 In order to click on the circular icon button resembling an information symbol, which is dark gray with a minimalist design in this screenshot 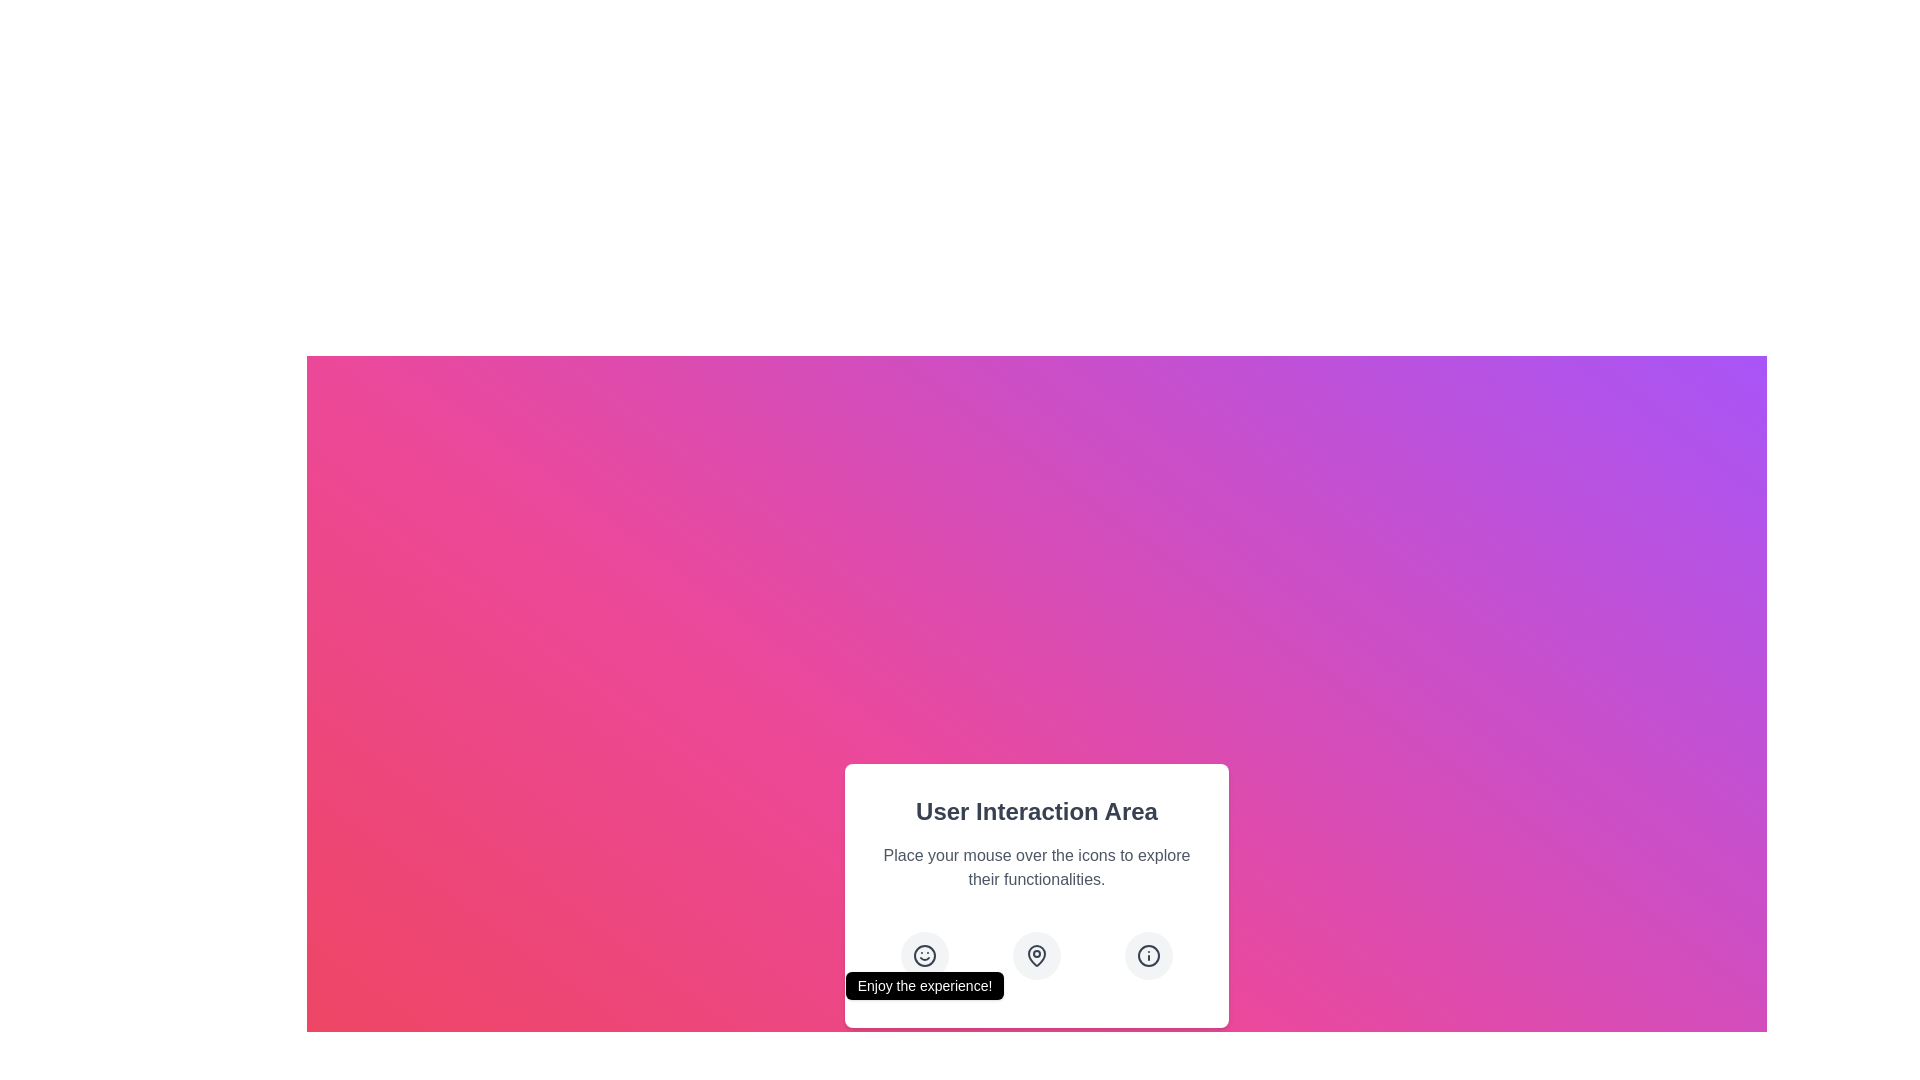, I will do `click(1148, 955)`.